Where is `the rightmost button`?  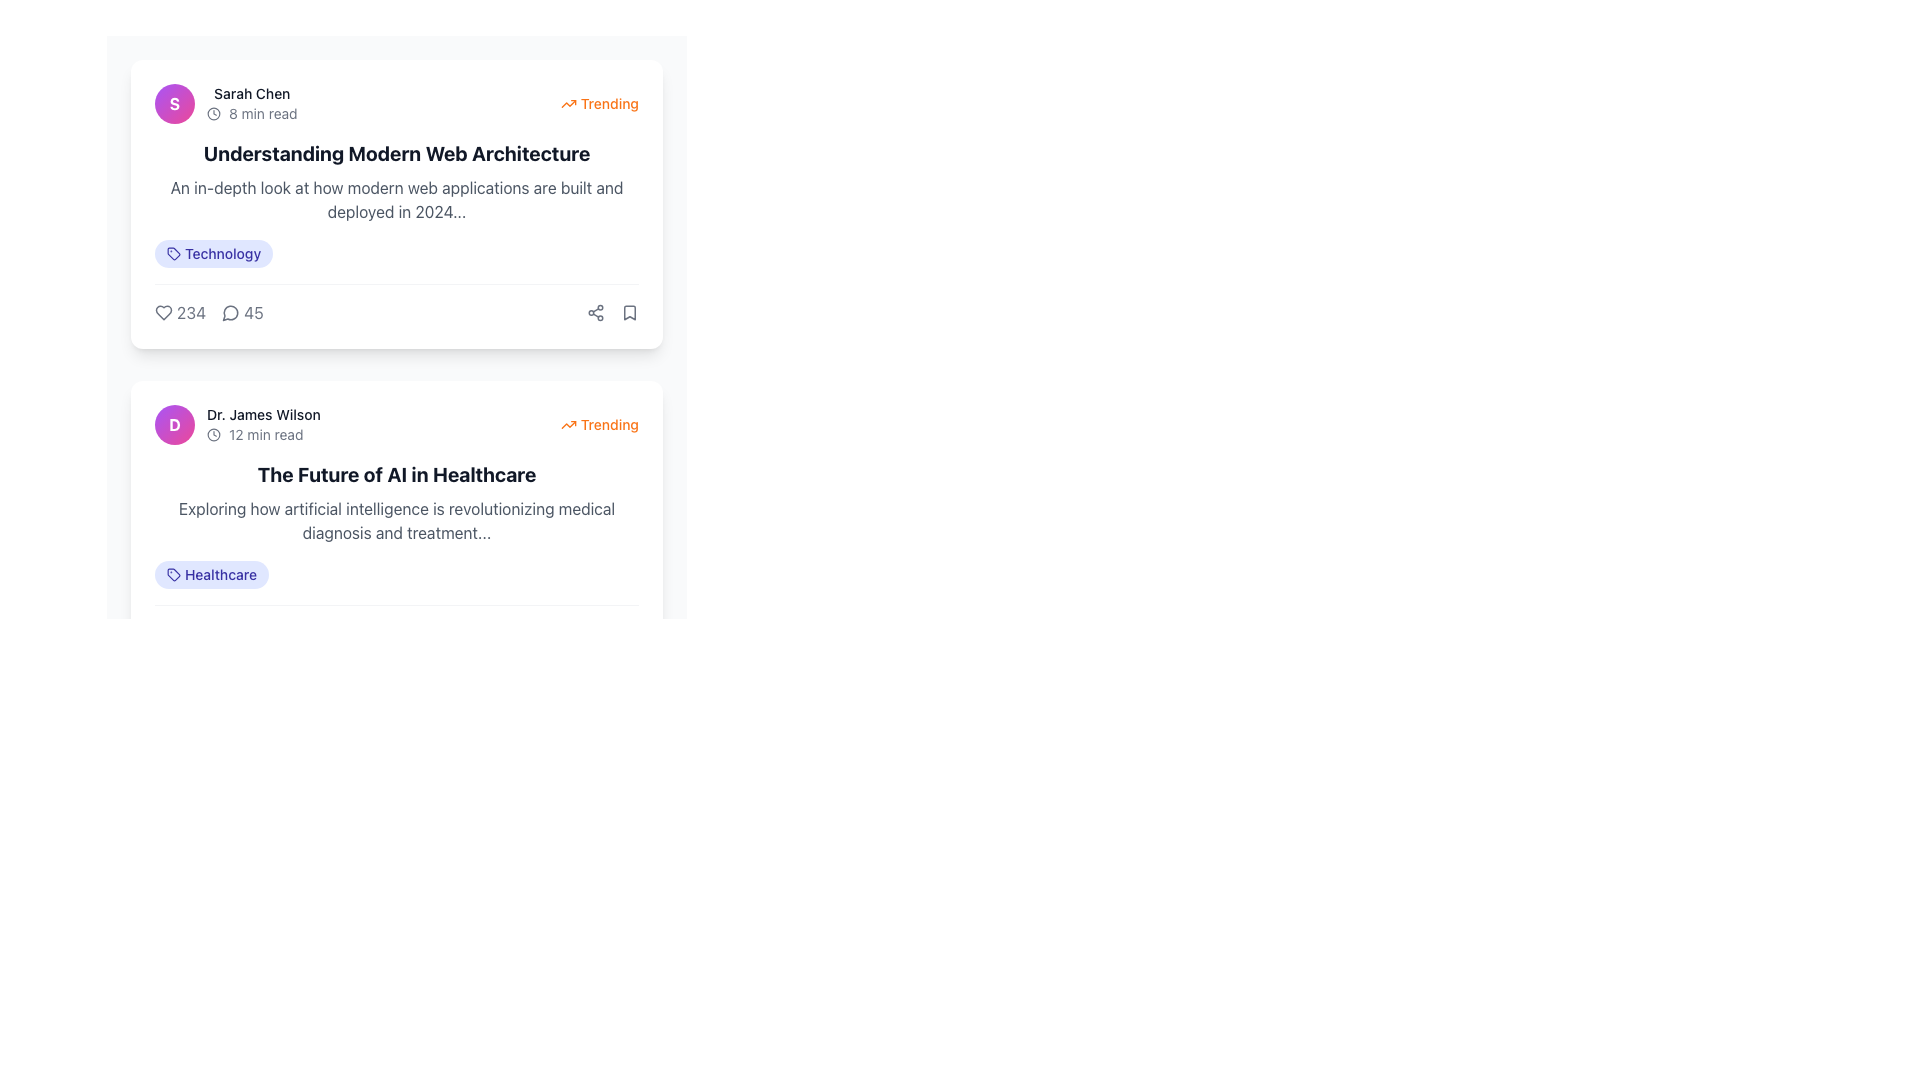
the rightmost button is located at coordinates (556, 1058).